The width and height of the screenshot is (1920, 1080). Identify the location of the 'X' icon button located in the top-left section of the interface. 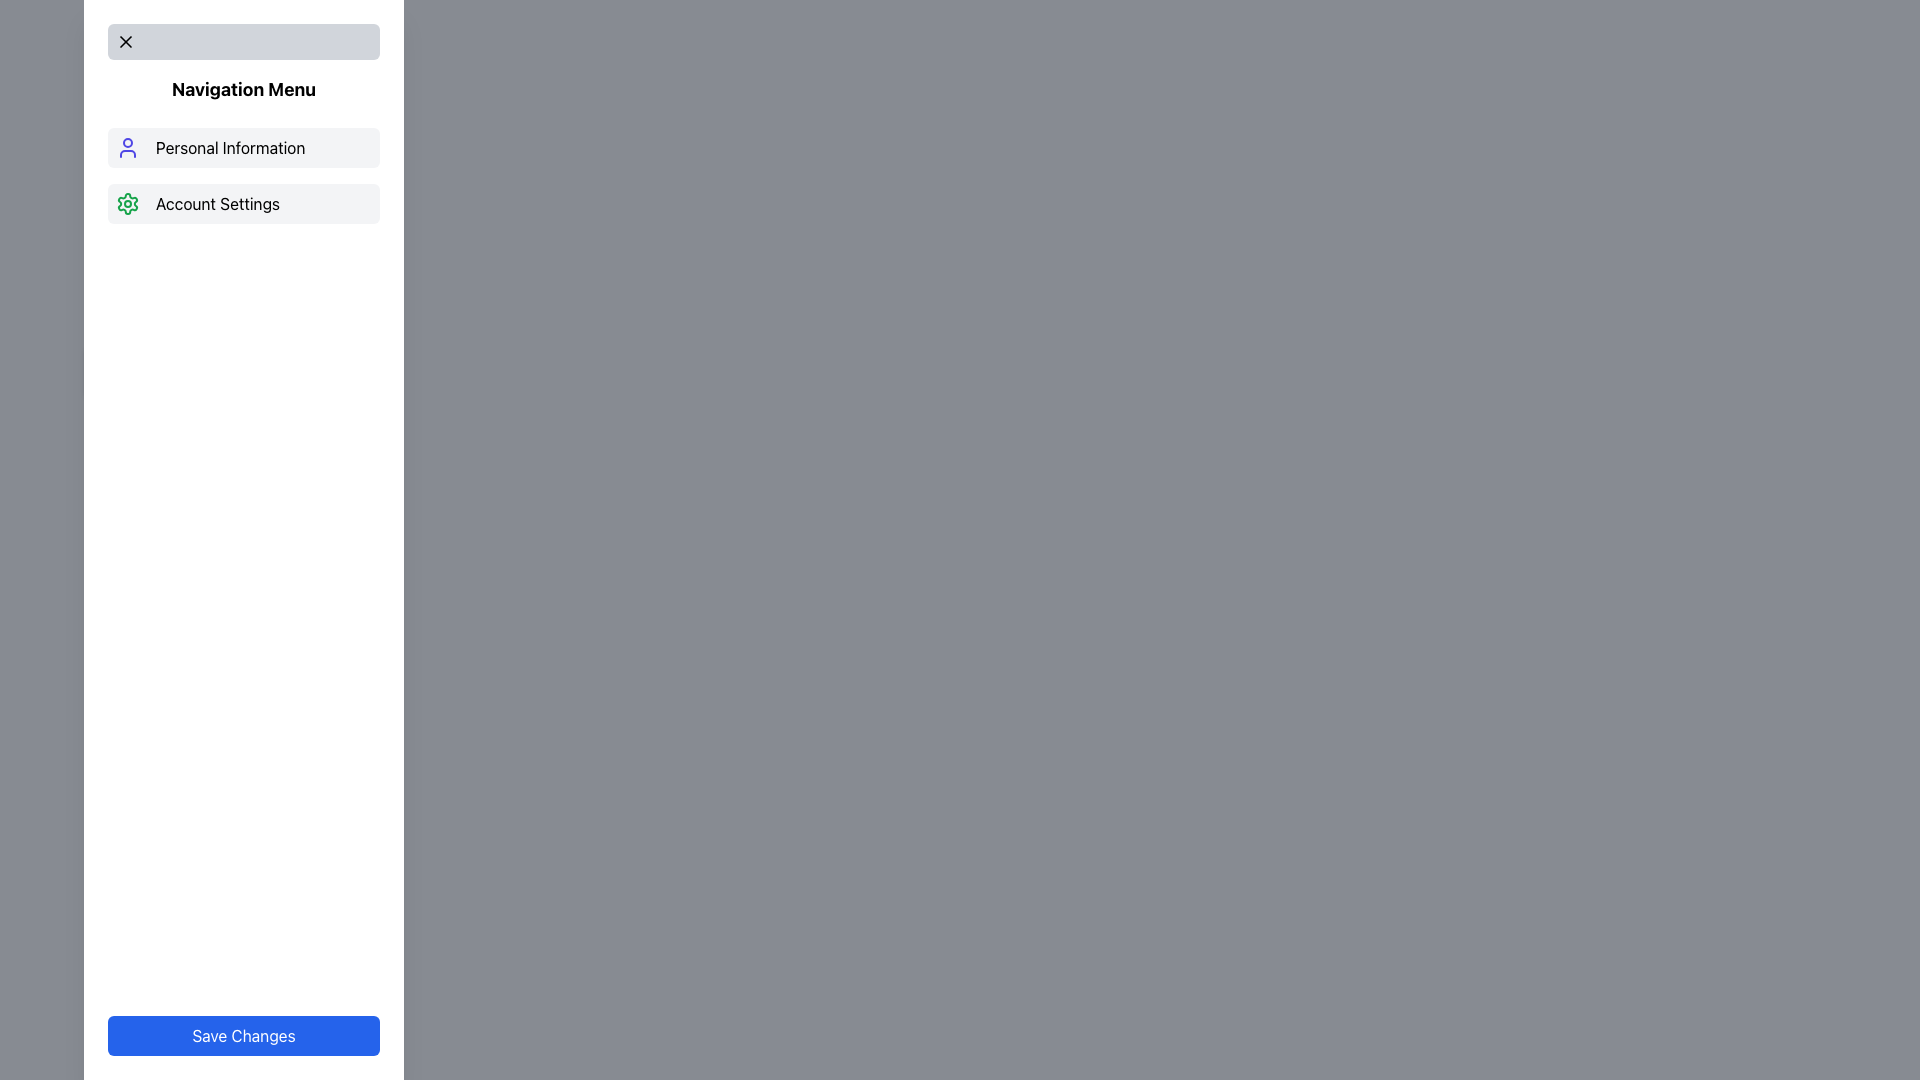
(124, 42).